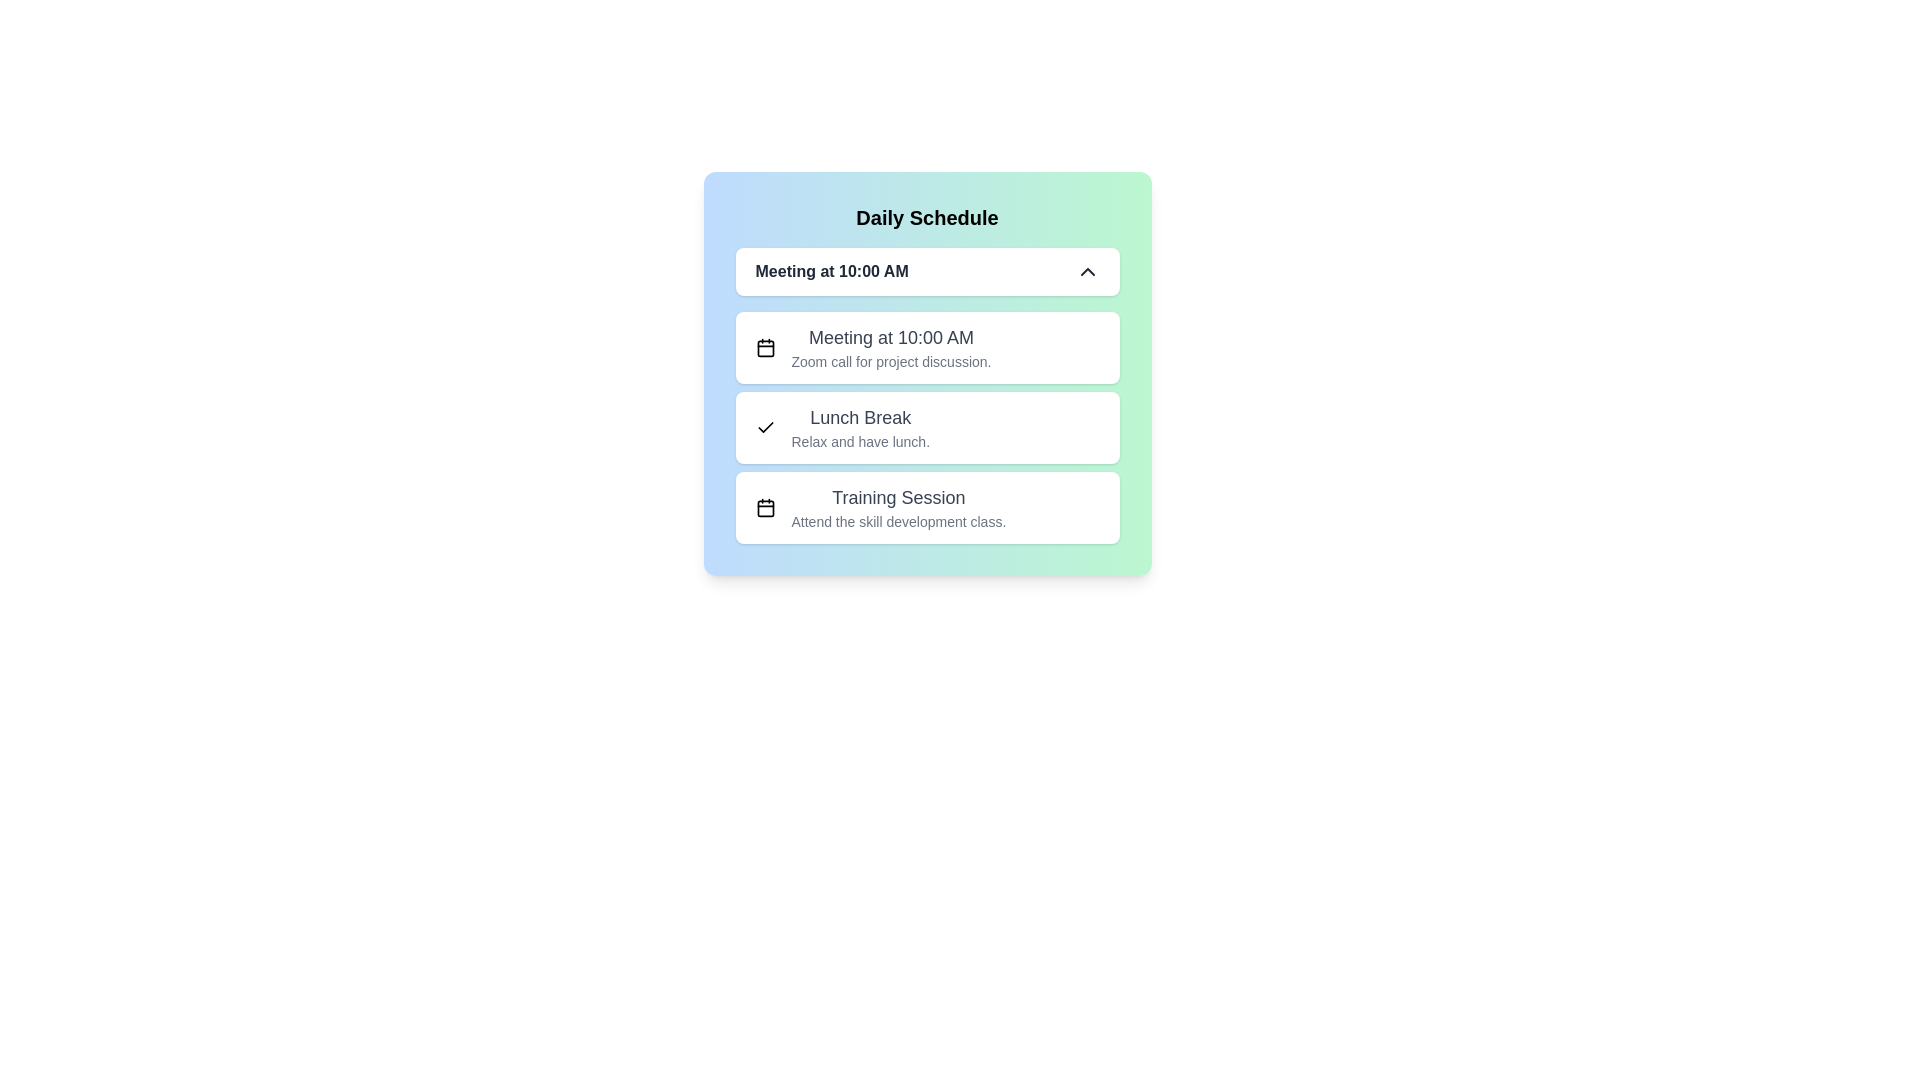 The height and width of the screenshot is (1080, 1920). I want to click on the event Lunch Break from the dropdown menu, so click(926, 427).